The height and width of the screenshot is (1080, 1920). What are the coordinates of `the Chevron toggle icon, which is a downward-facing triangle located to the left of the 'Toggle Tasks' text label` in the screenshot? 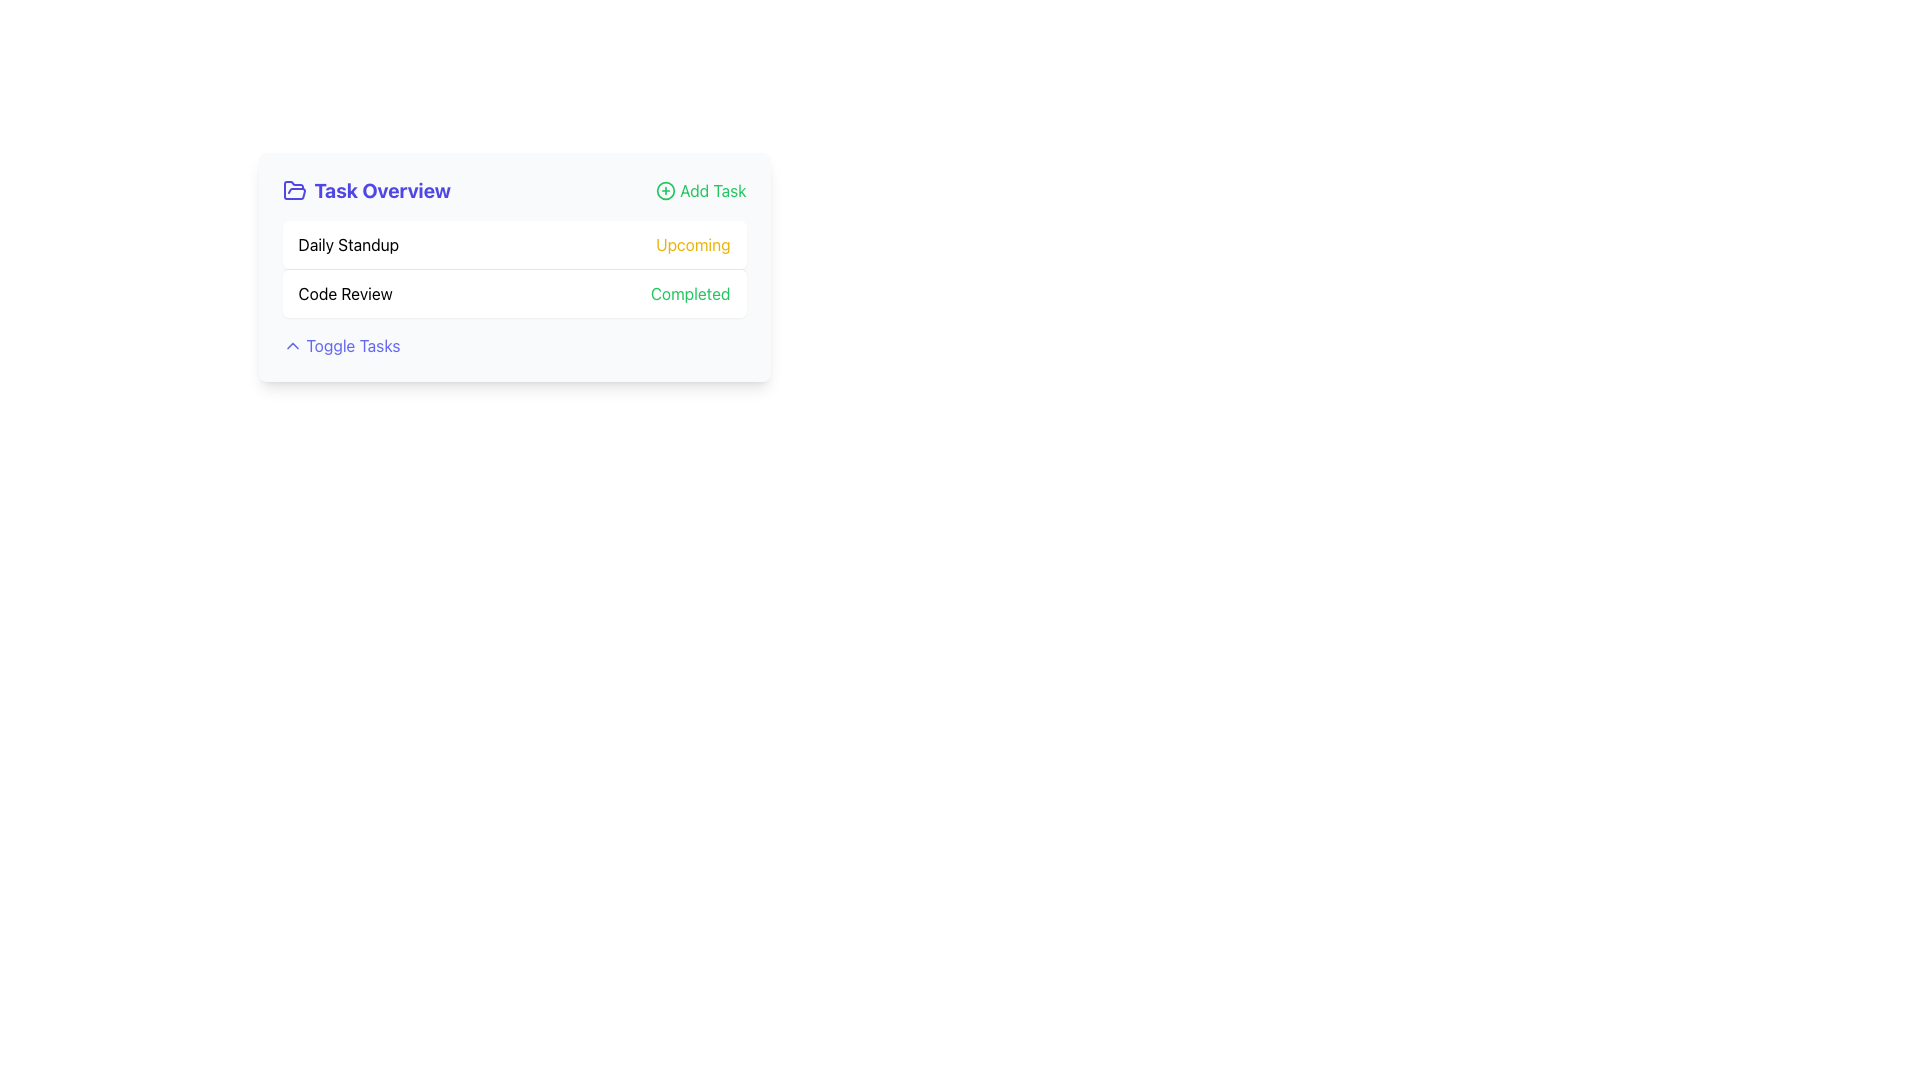 It's located at (291, 345).